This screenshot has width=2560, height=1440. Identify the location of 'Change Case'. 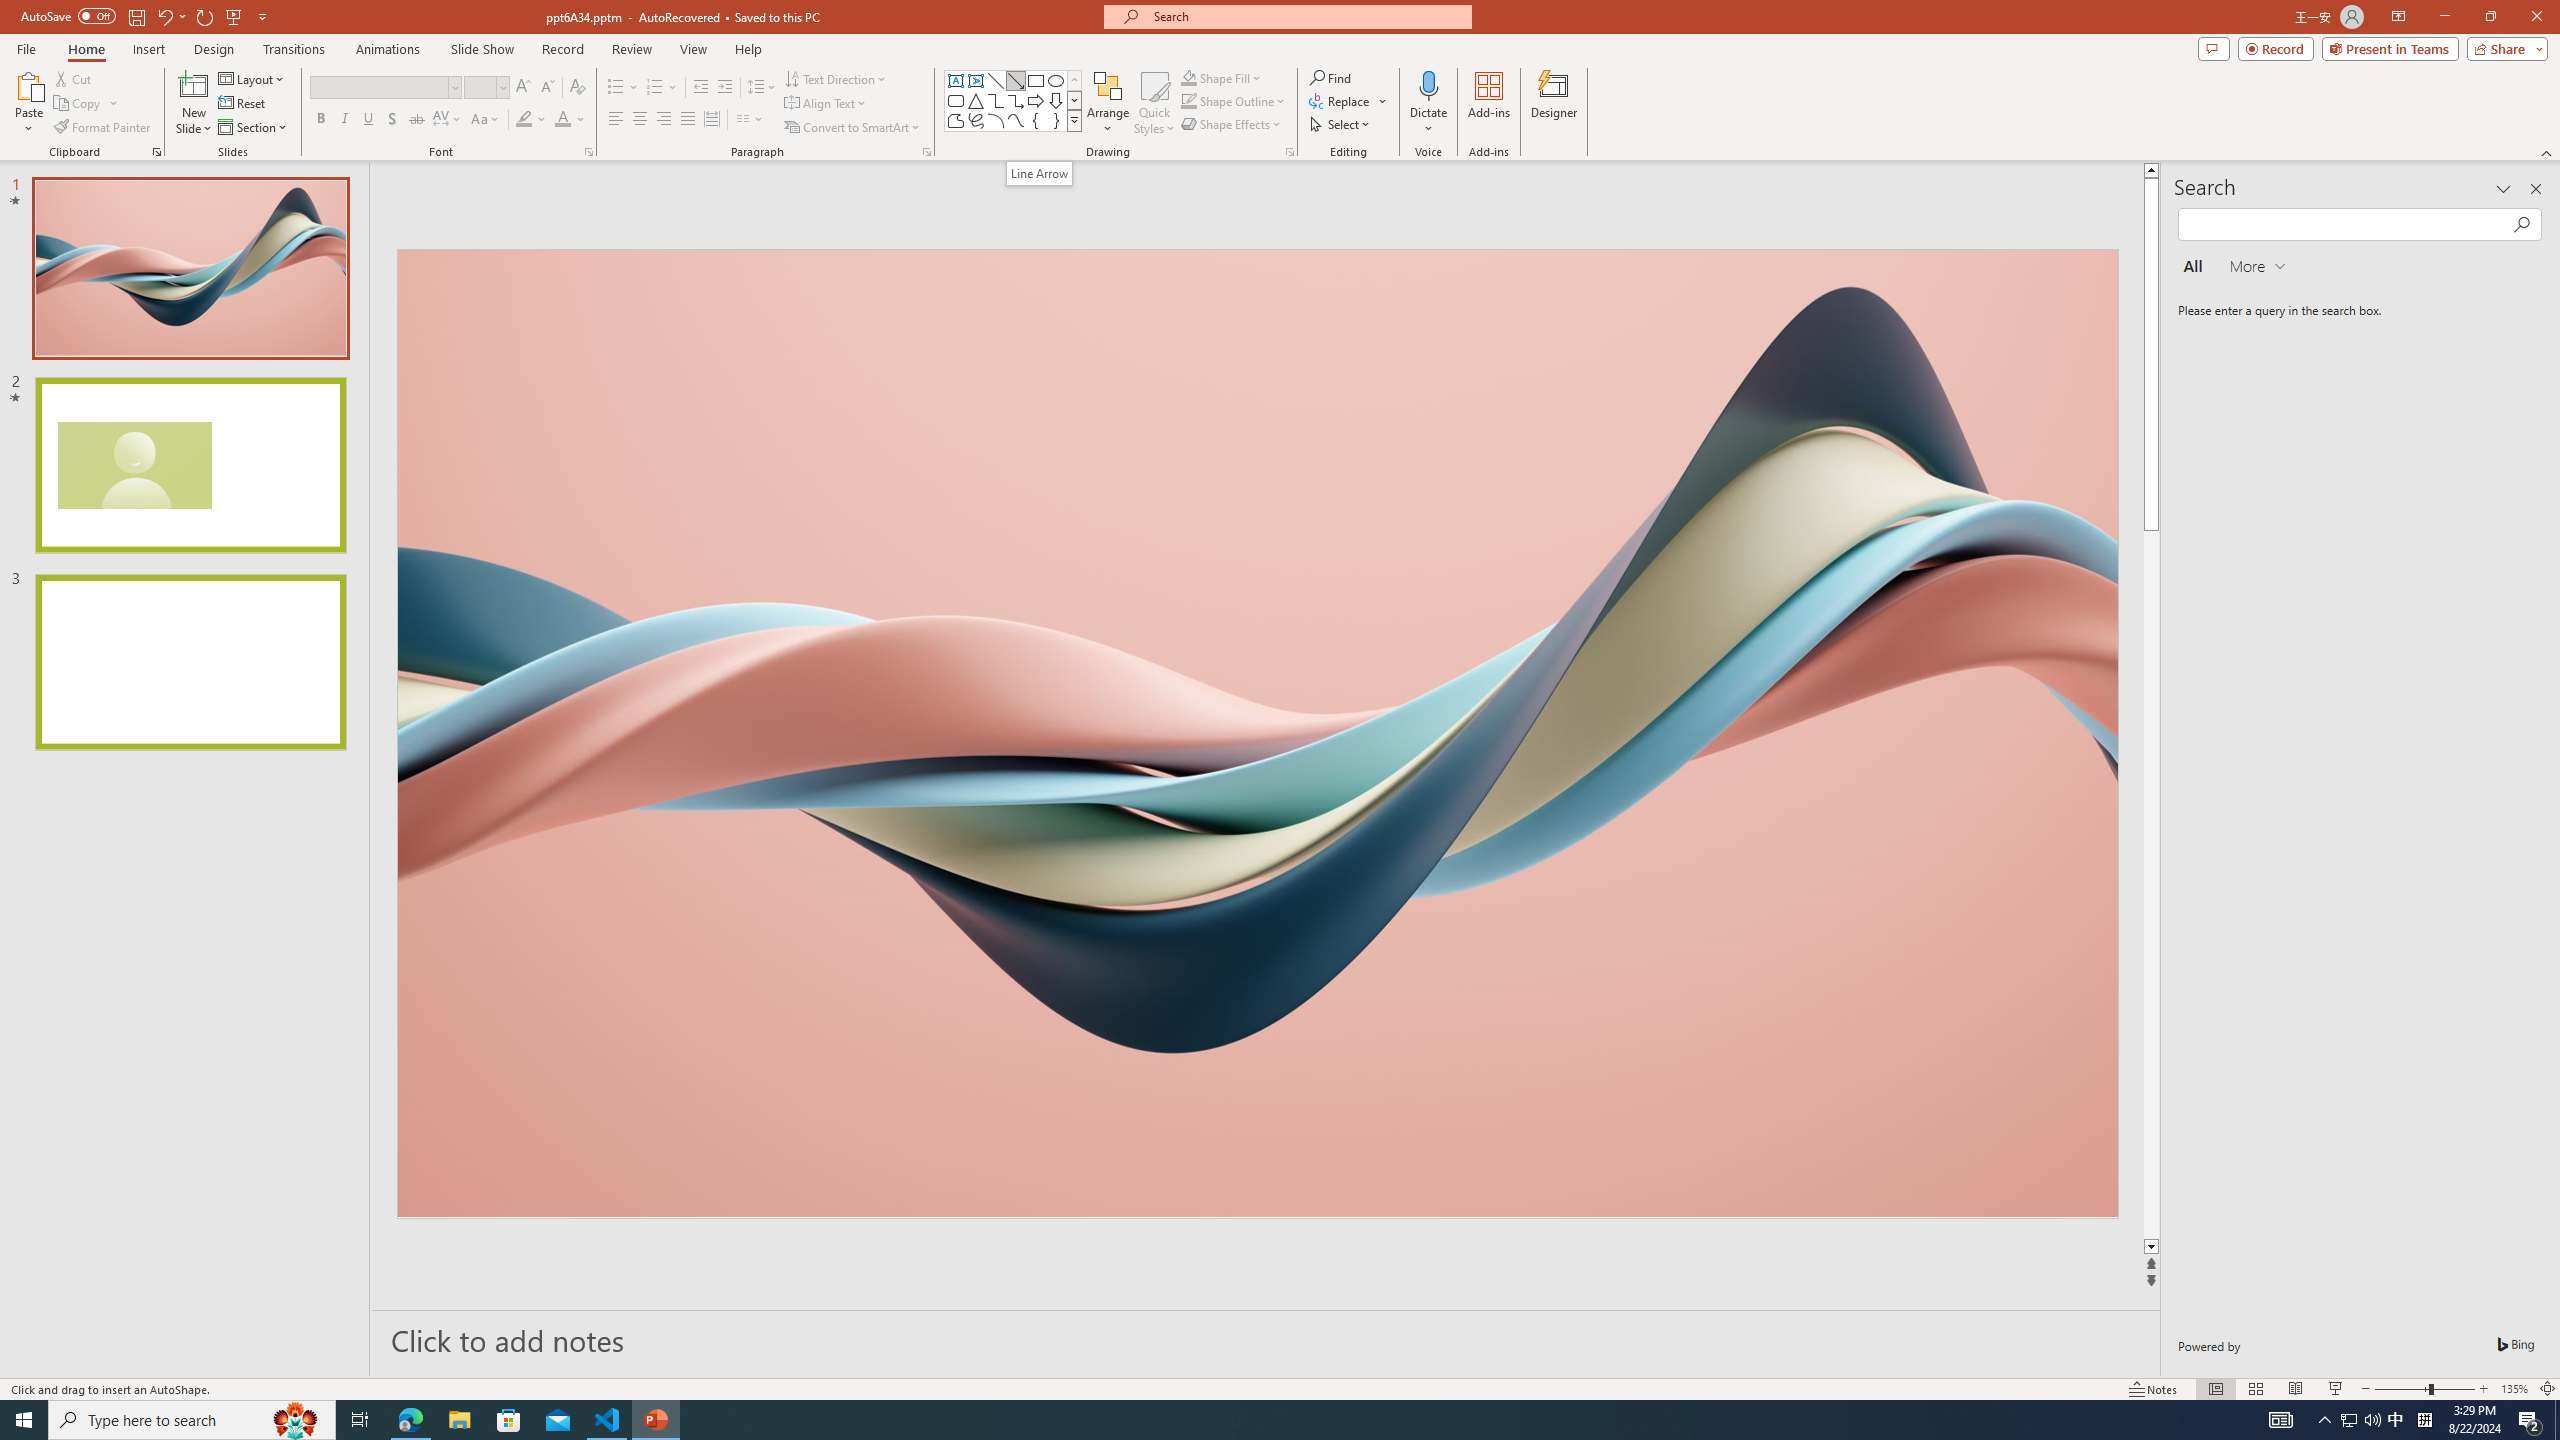
(485, 118).